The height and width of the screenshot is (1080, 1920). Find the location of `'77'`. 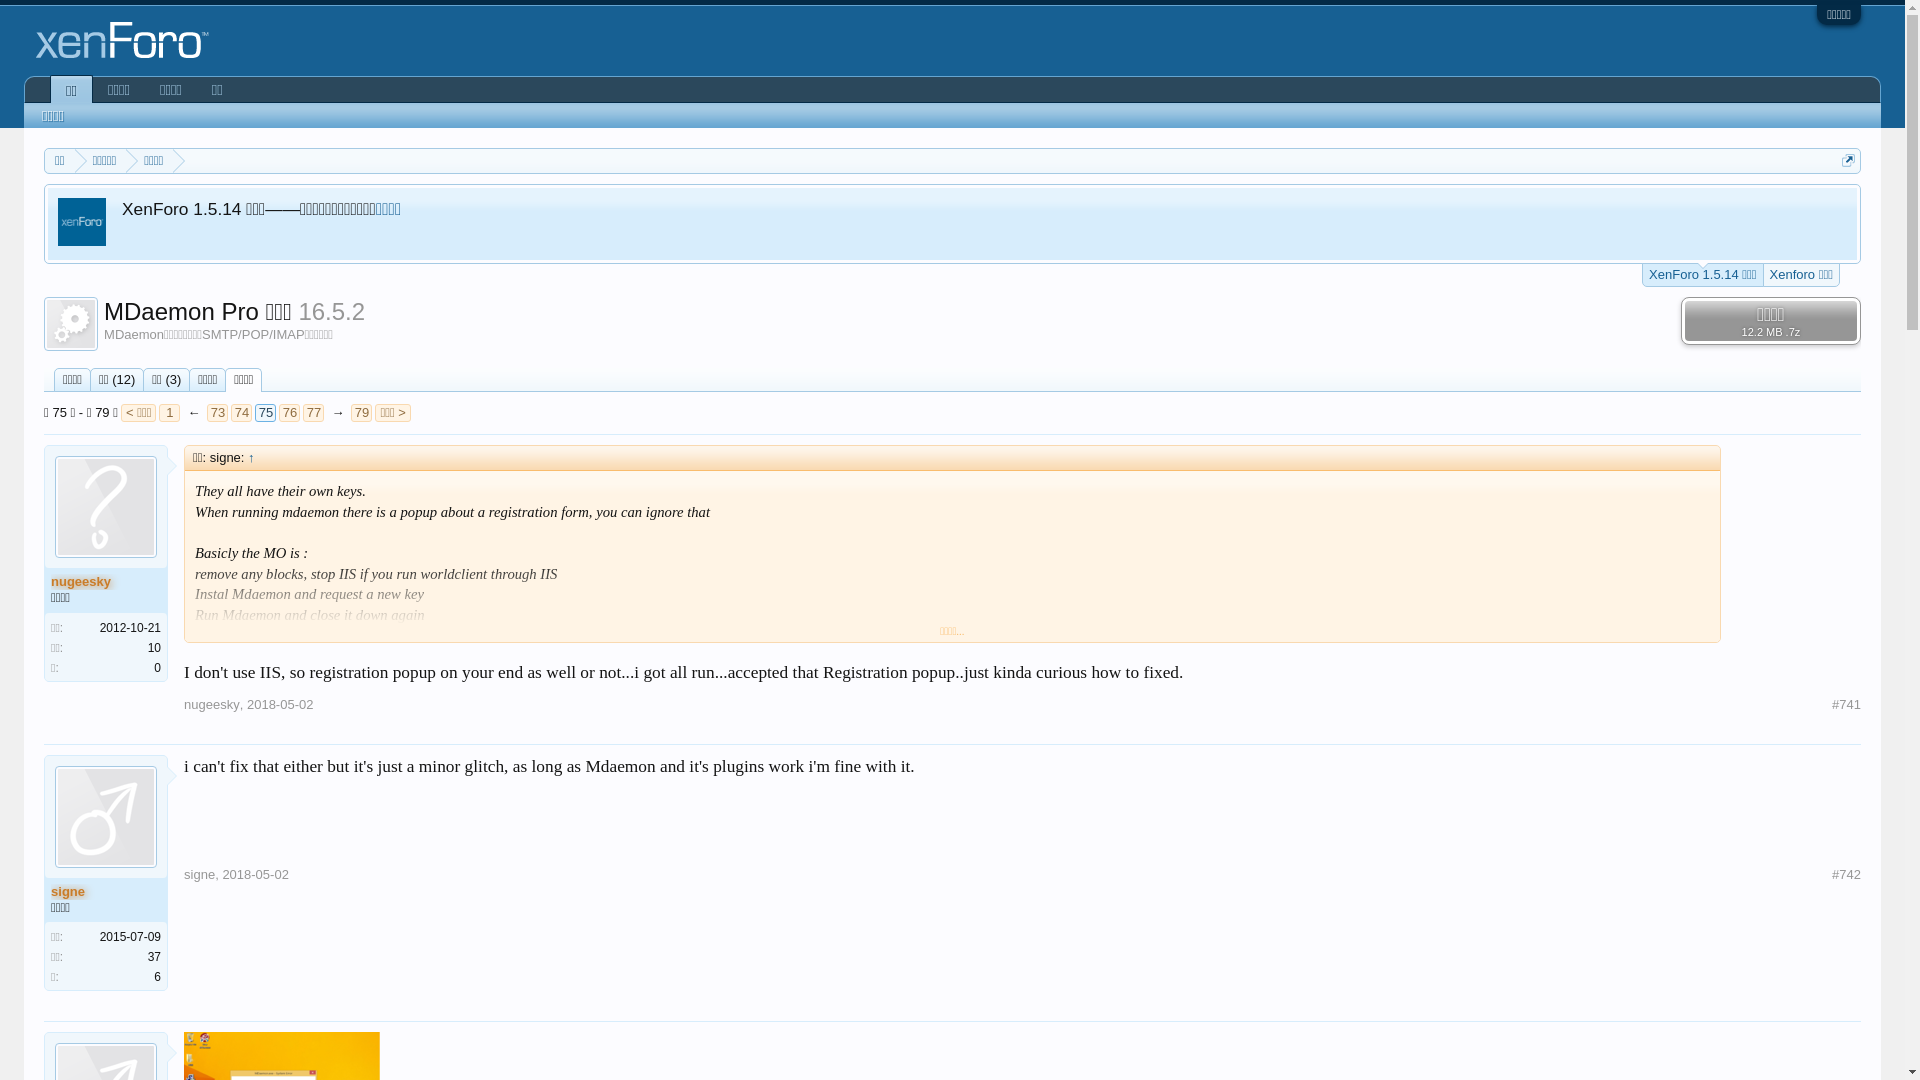

'77' is located at coordinates (312, 411).